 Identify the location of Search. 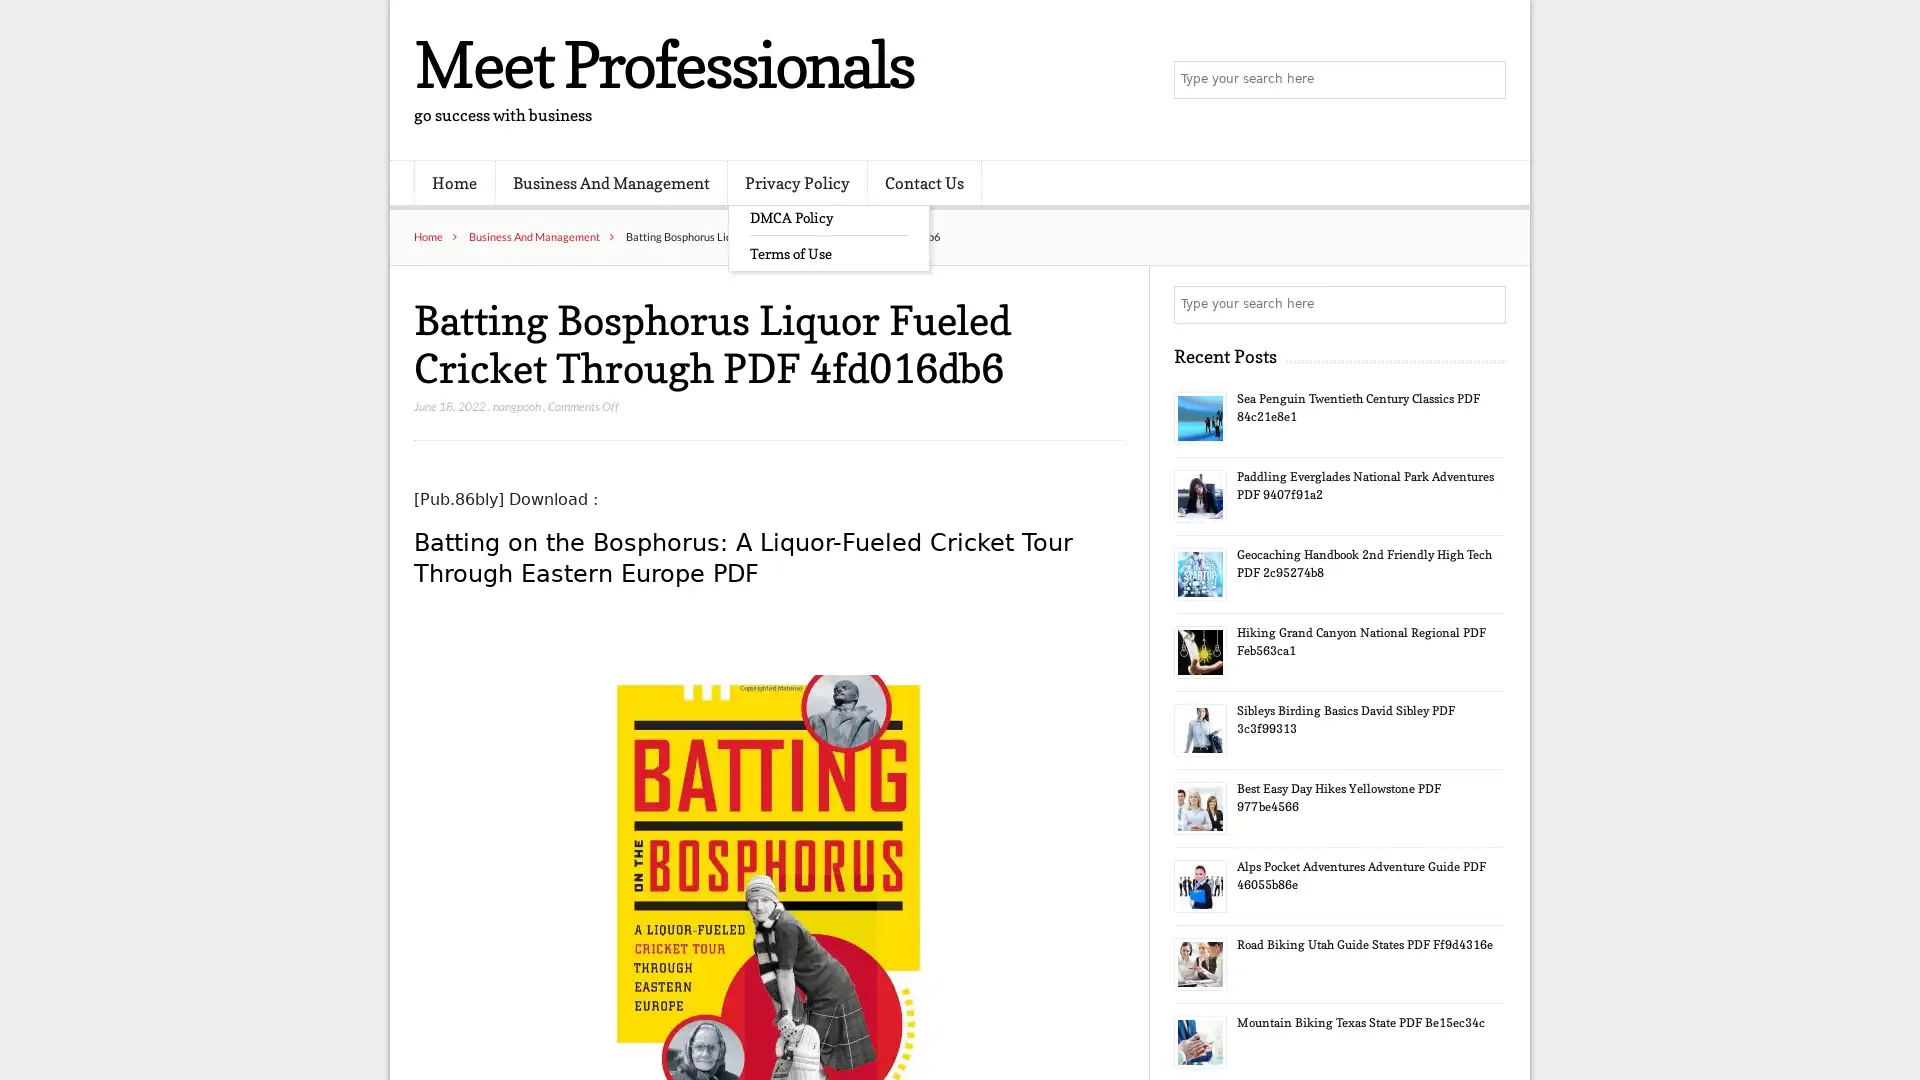
(1485, 80).